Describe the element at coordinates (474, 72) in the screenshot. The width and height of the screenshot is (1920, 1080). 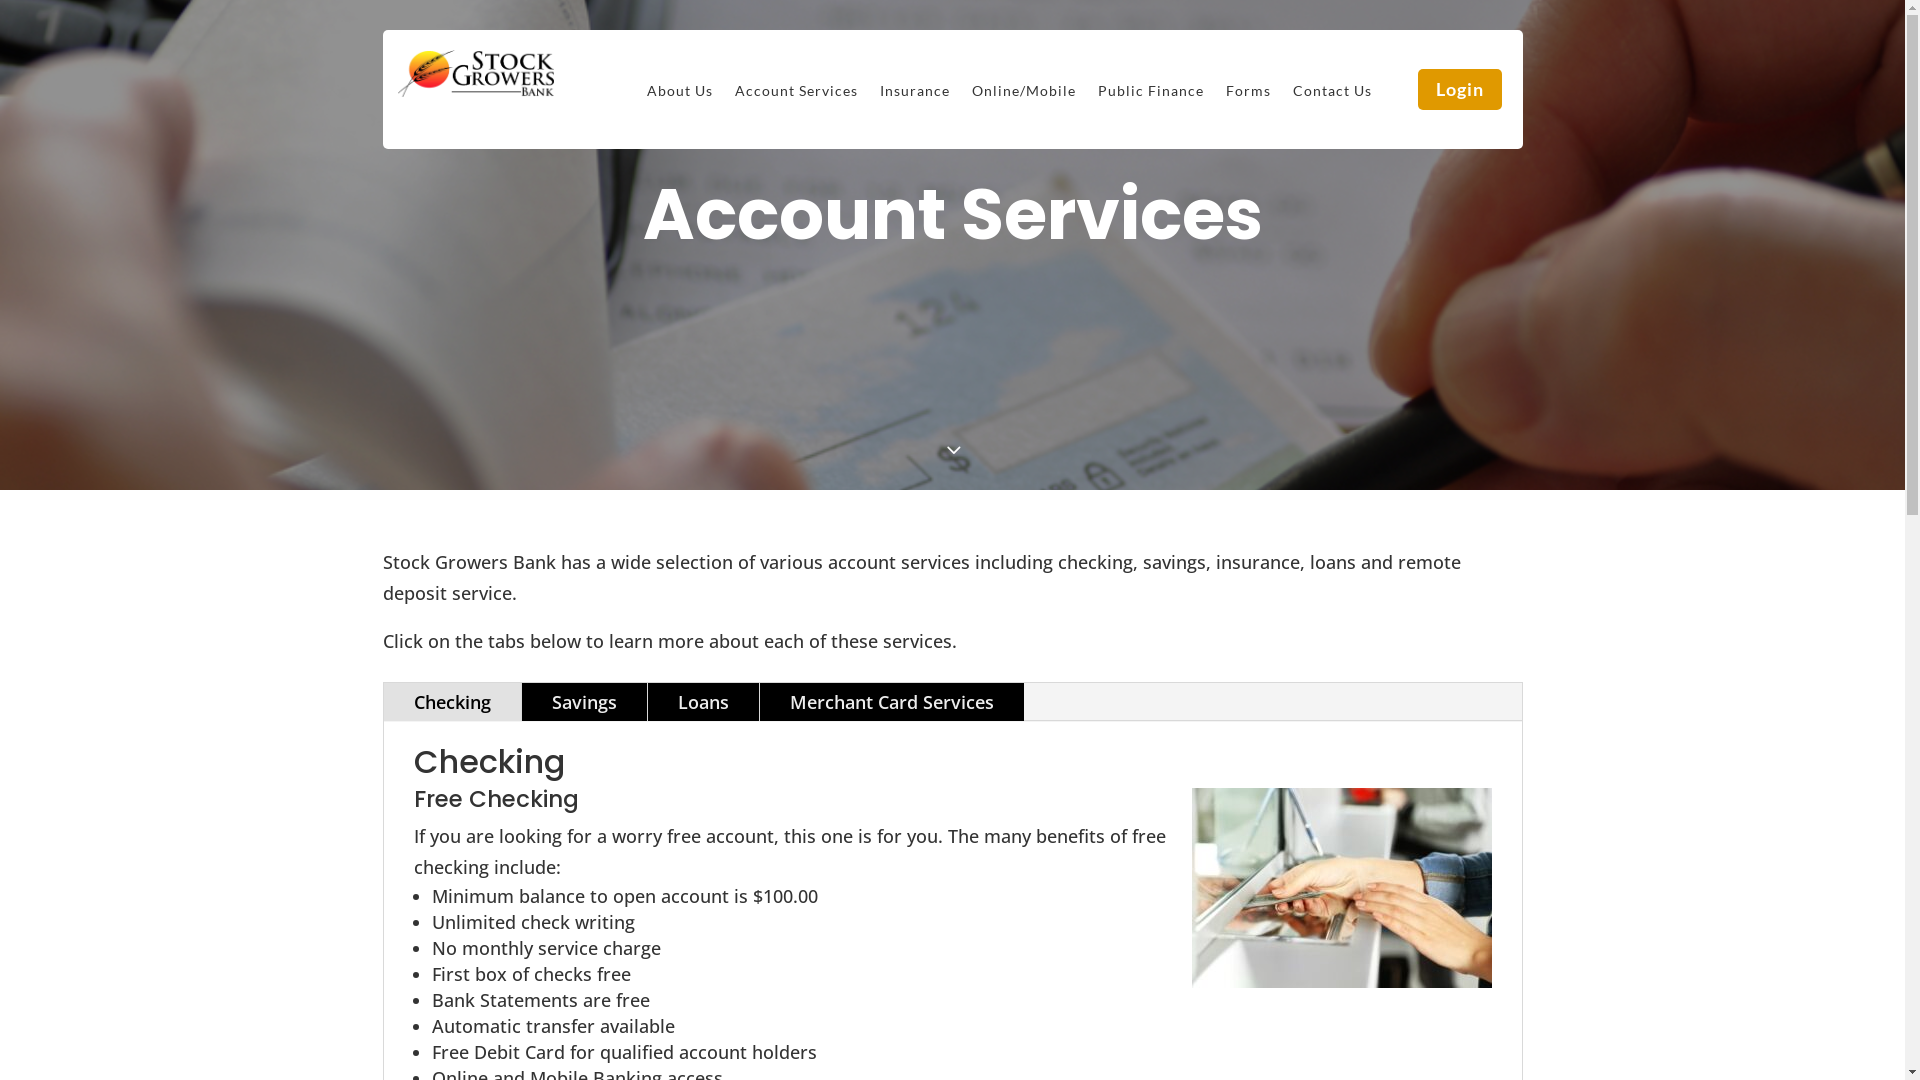
I see `'stock-growers-transparent-logo'` at that location.